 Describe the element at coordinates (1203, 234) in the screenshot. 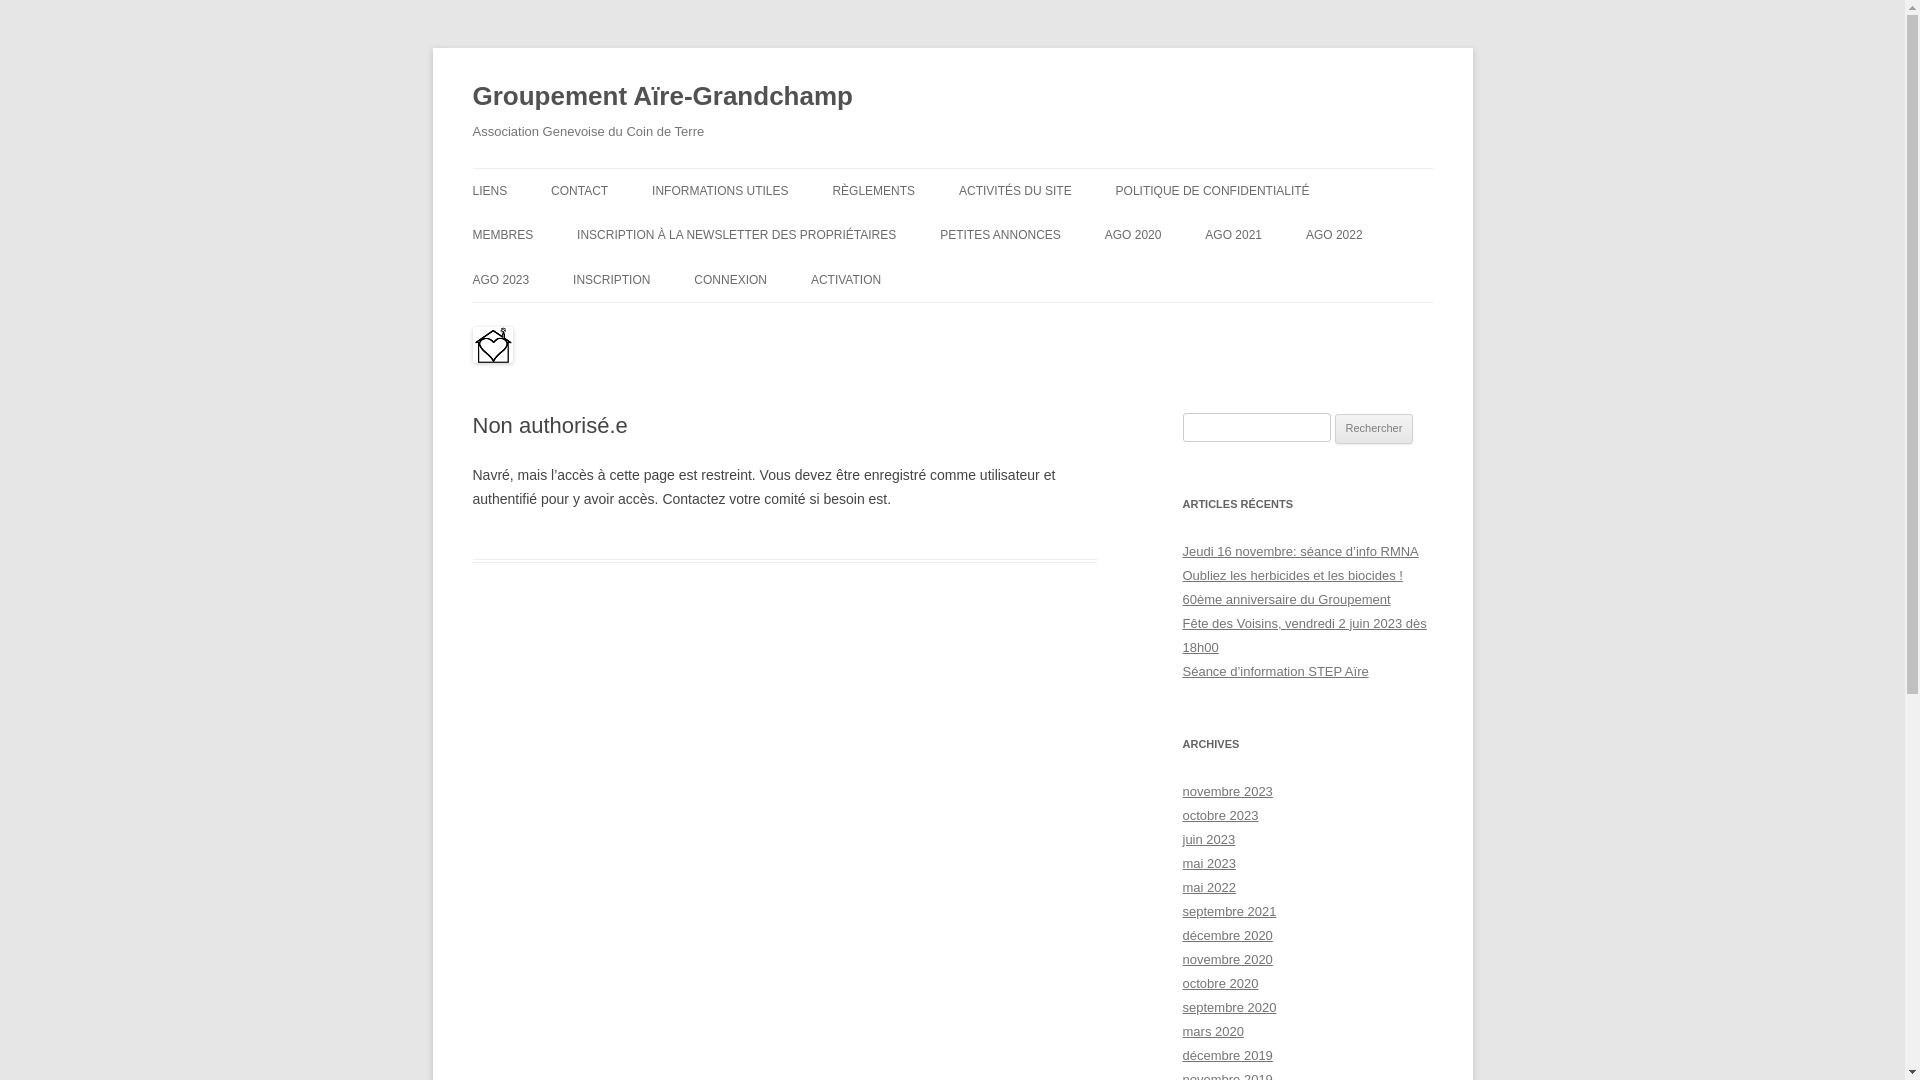

I see `'AGO 2021'` at that location.